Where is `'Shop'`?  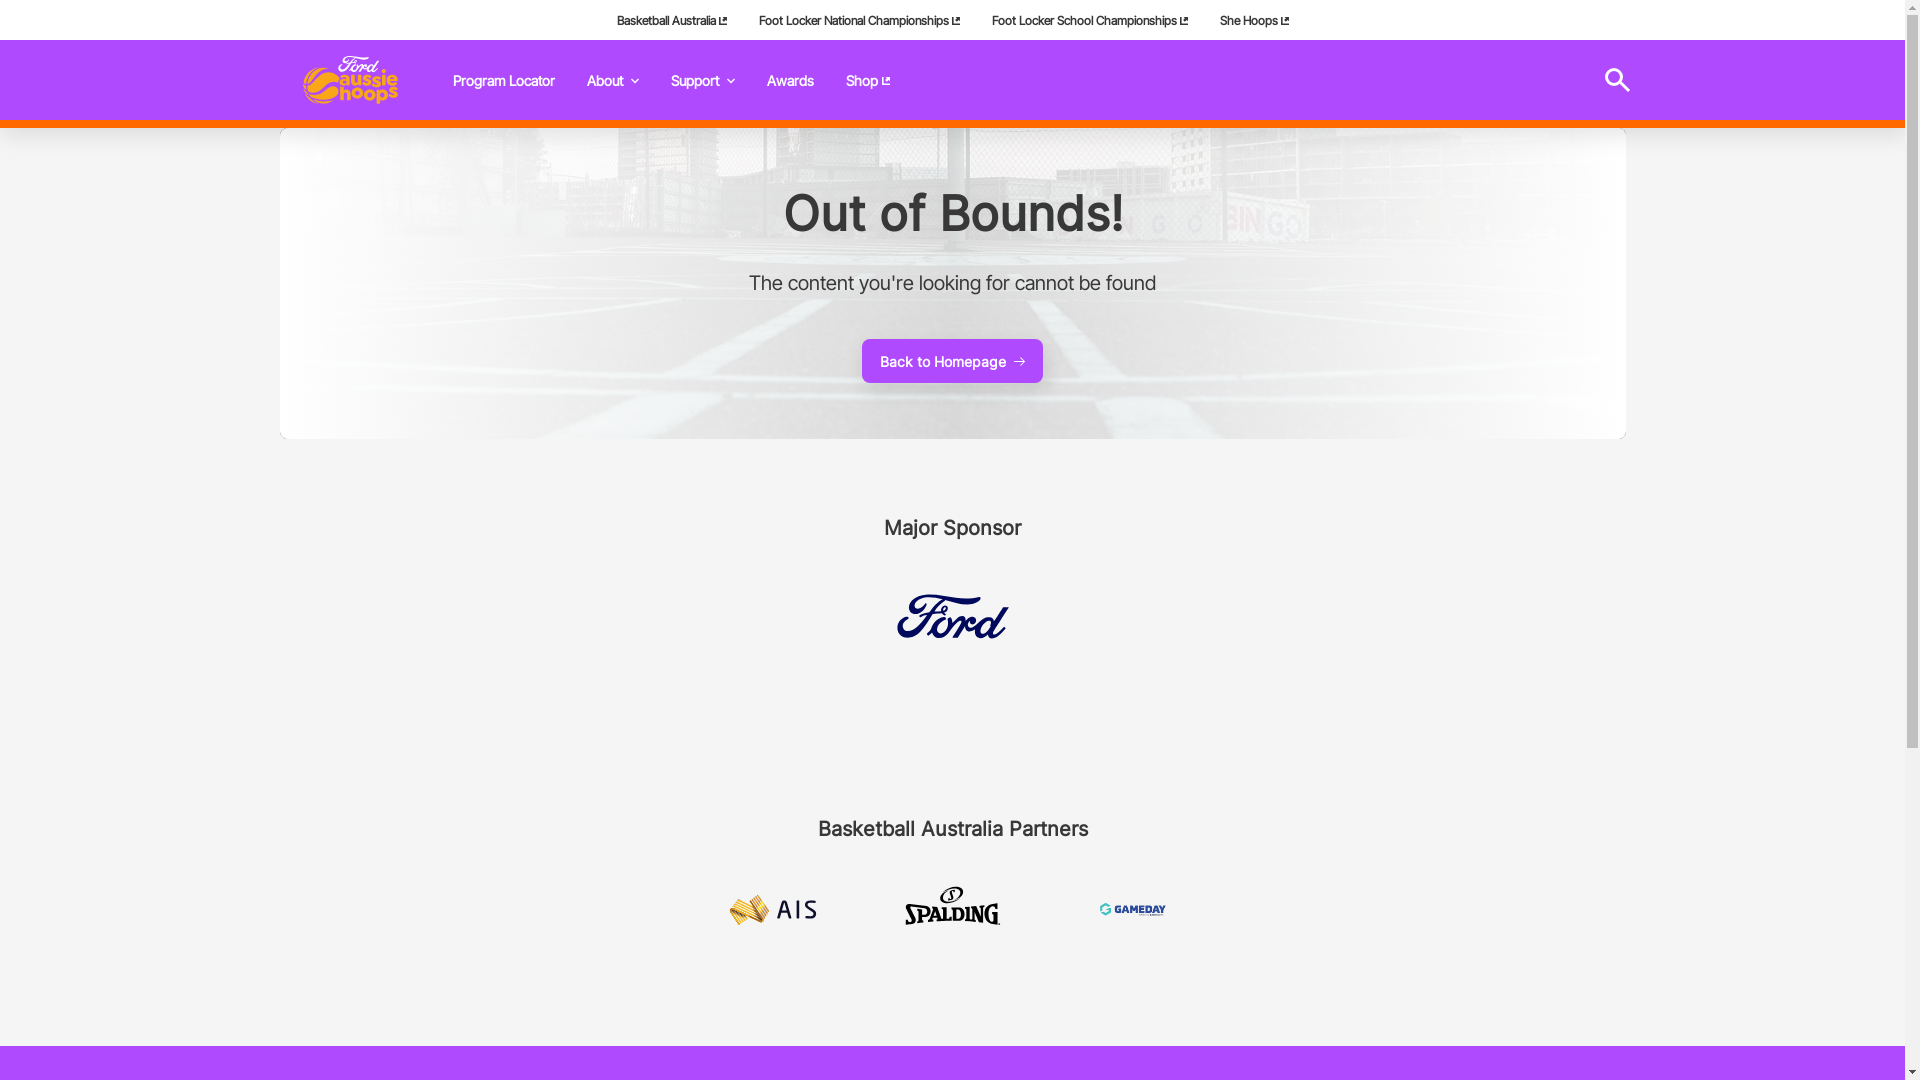
'Shop' is located at coordinates (868, 79).